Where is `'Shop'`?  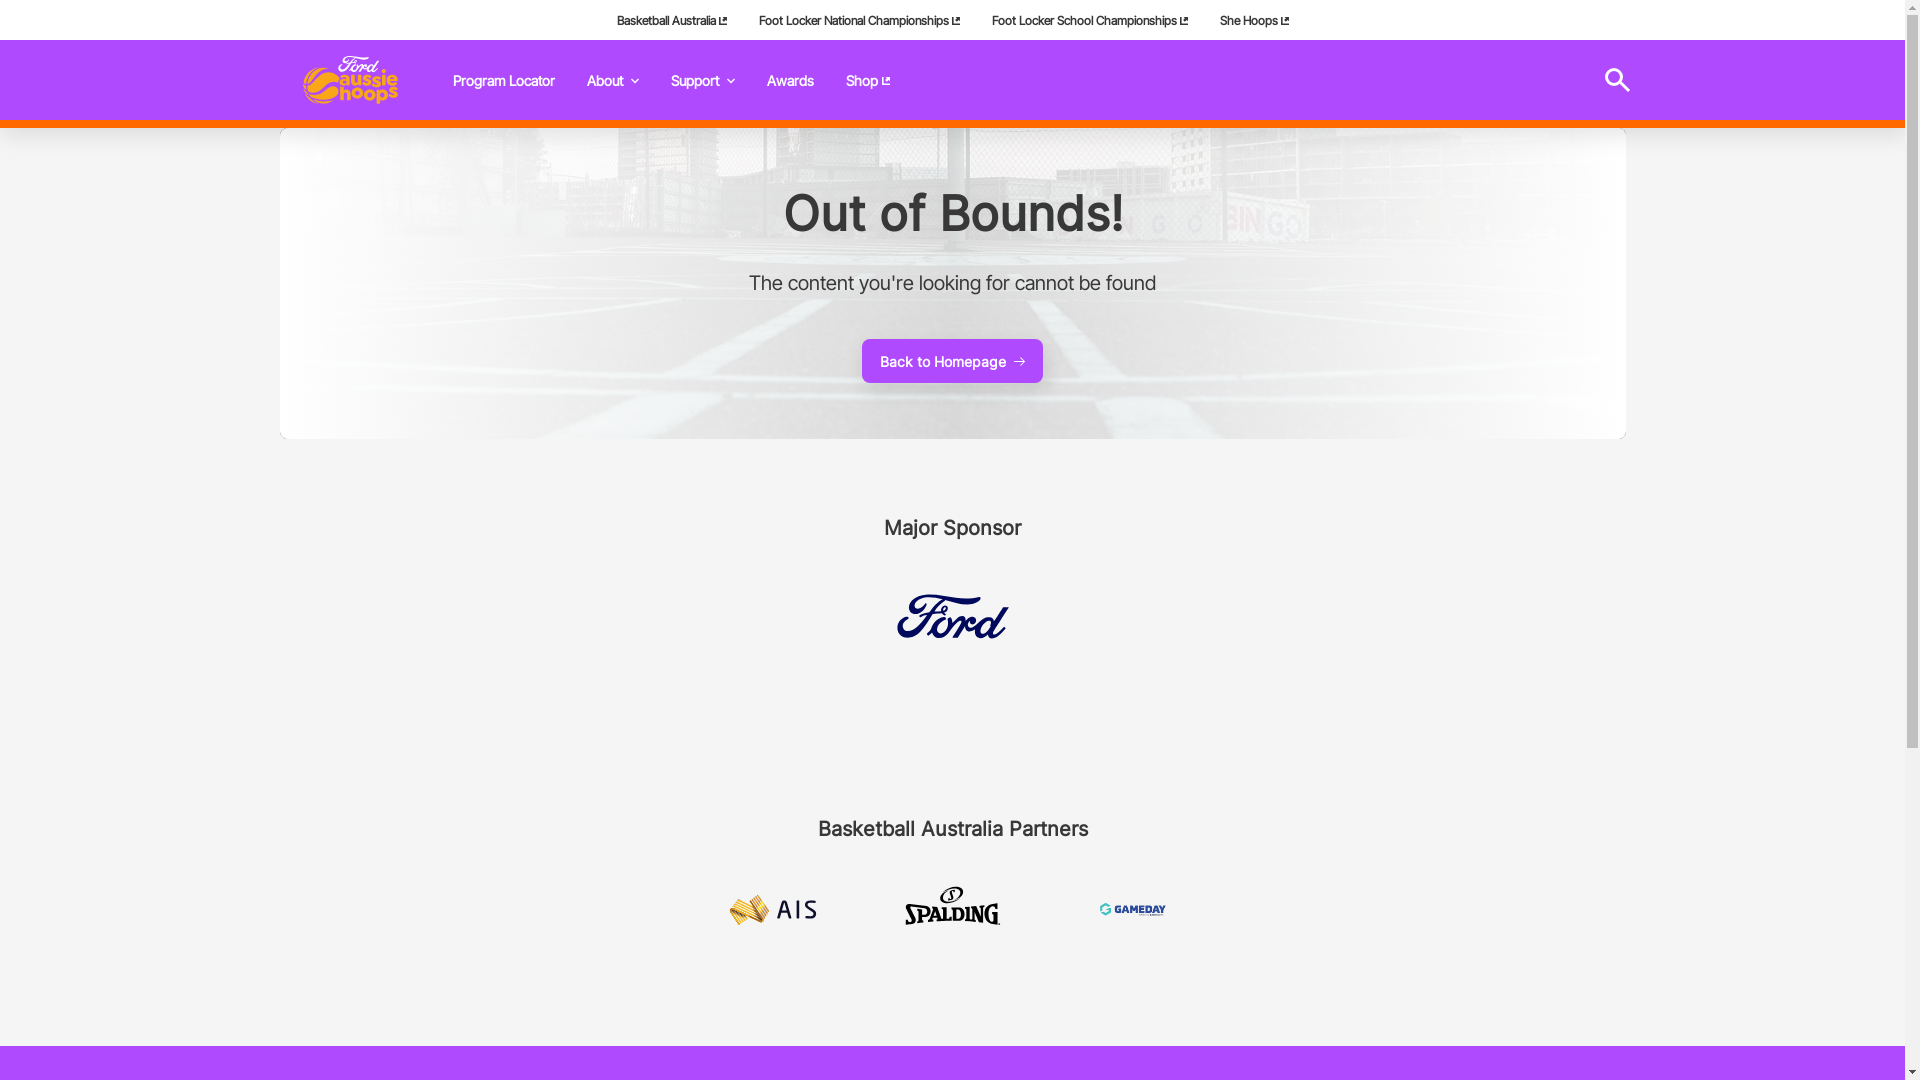
'Shop' is located at coordinates (868, 79).